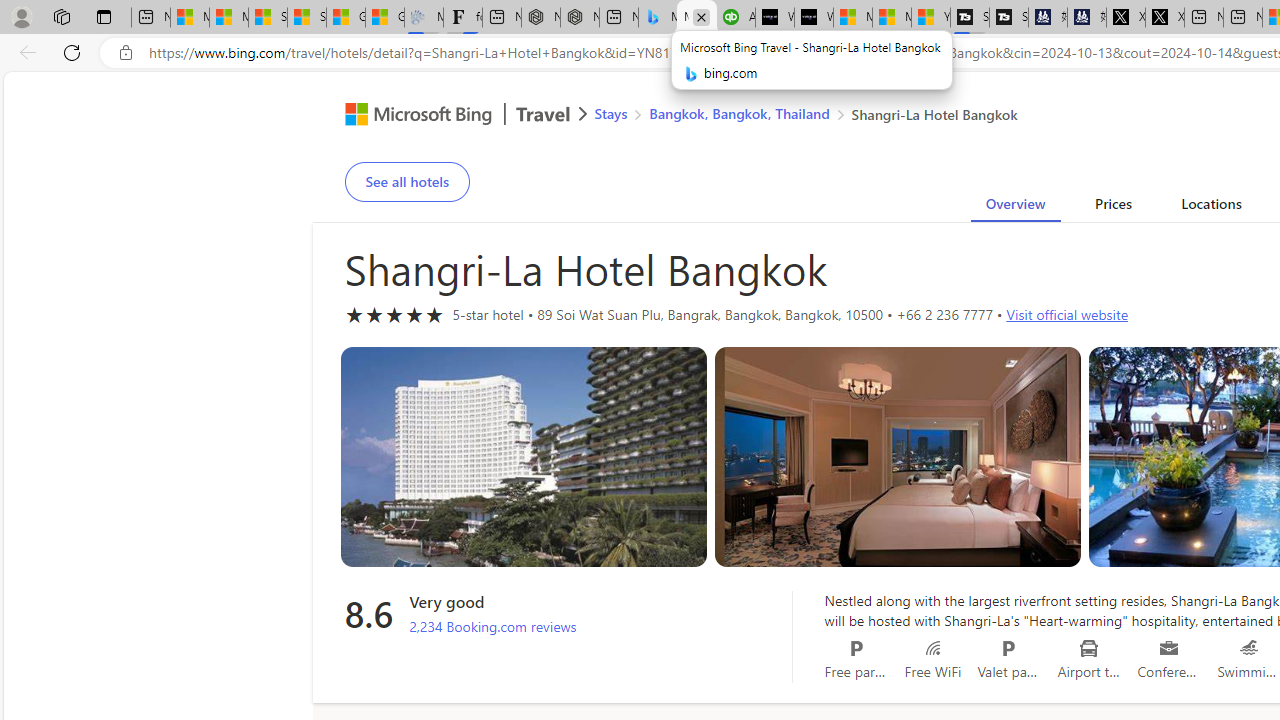  I want to click on 'New tab', so click(1241, 17).